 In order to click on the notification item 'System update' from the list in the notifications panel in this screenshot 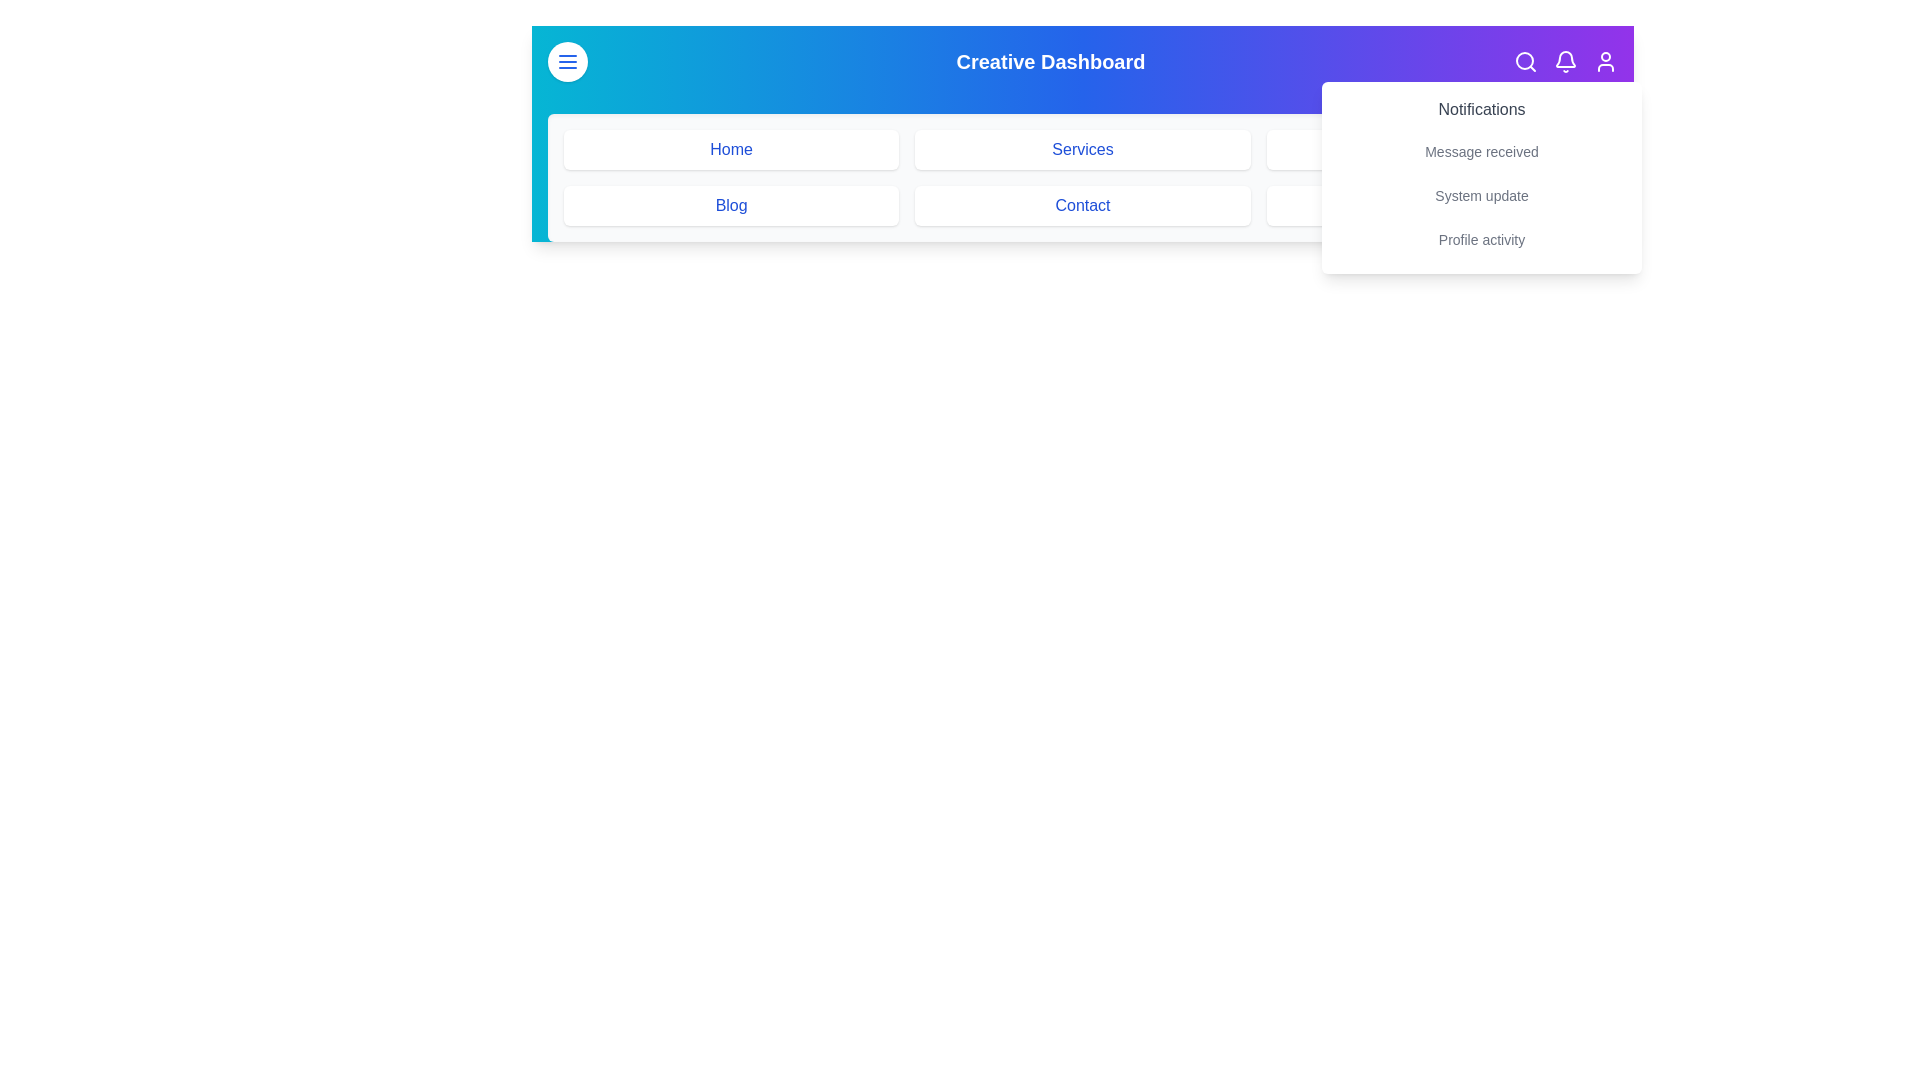, I will do `click(1482, 196)`.